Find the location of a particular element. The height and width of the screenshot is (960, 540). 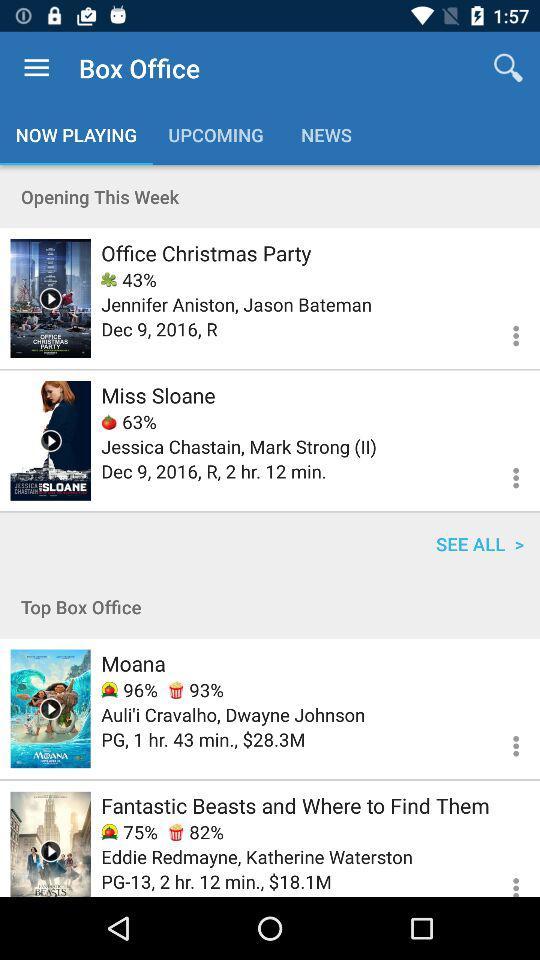

movie to play is located at coordinates (50, 297).